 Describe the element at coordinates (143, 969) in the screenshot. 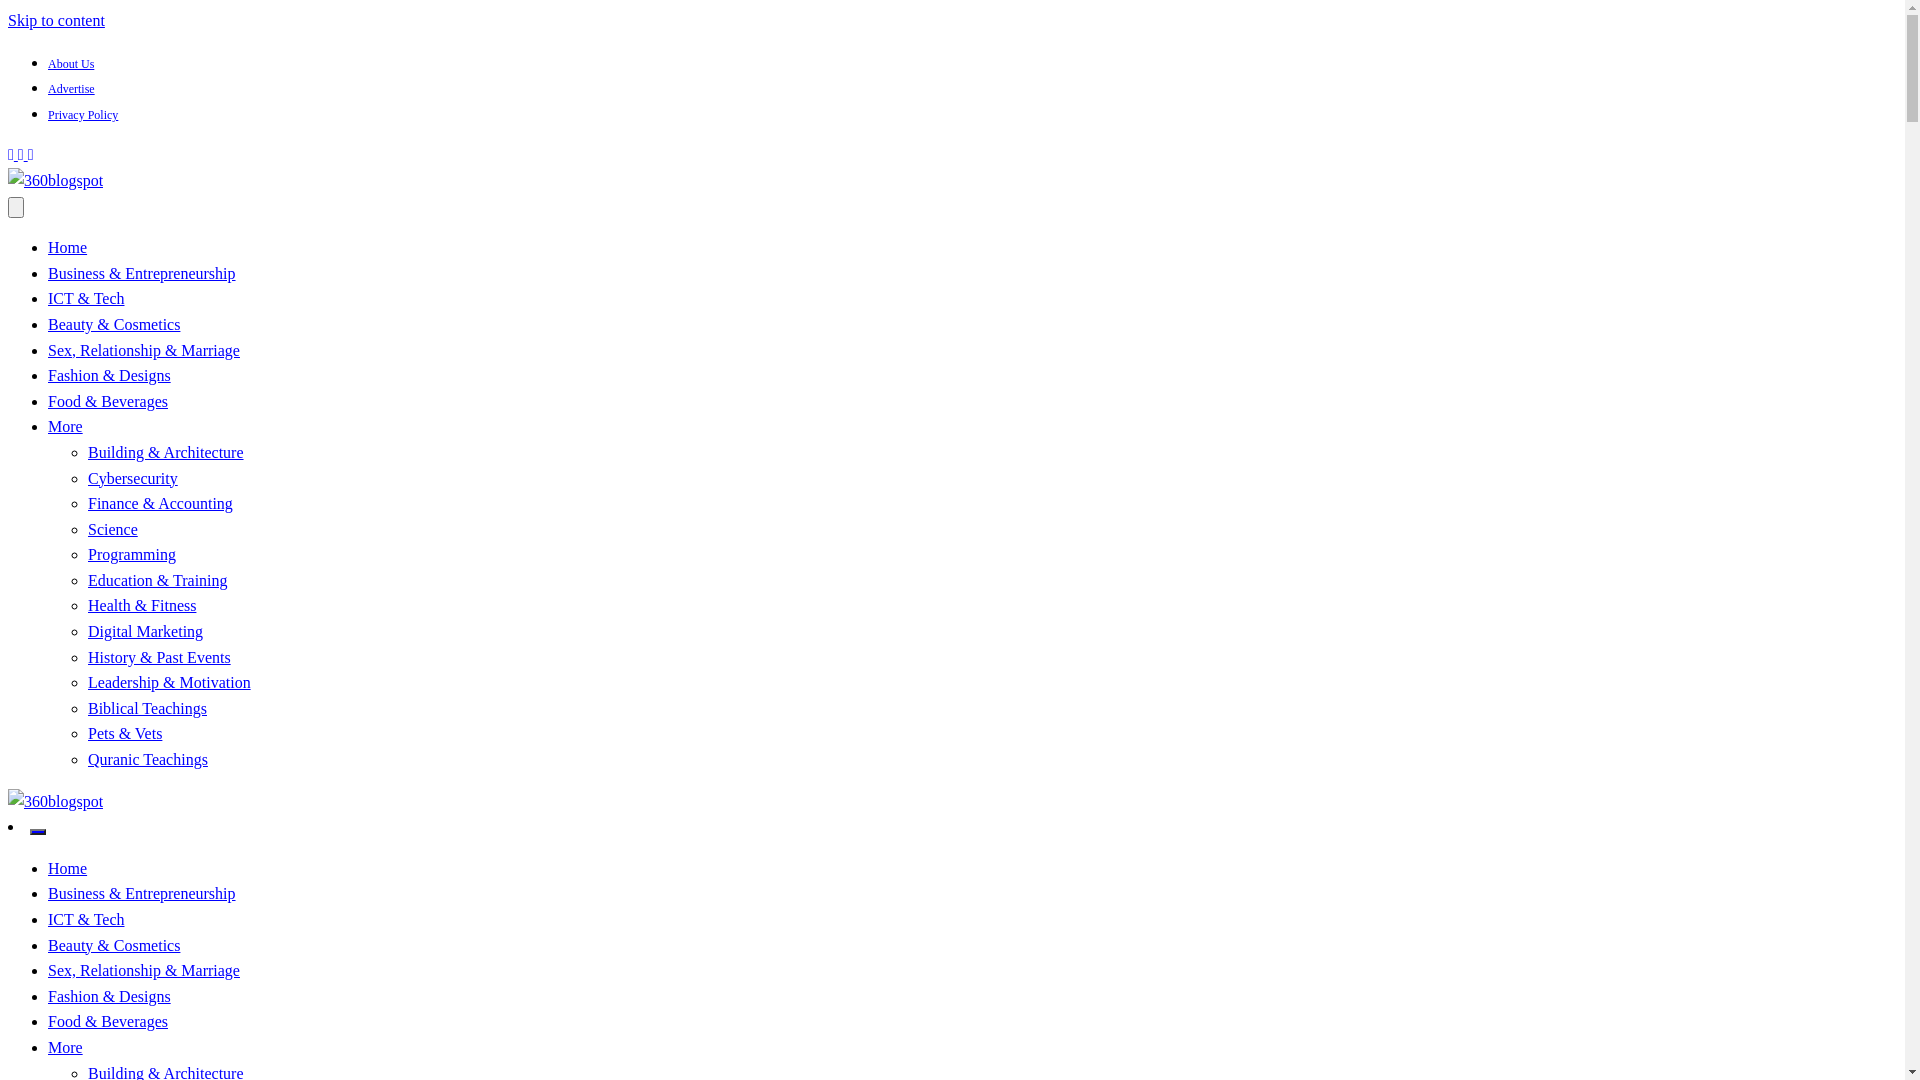

I see `'Sex, Relationship & Marriage'` at that location.